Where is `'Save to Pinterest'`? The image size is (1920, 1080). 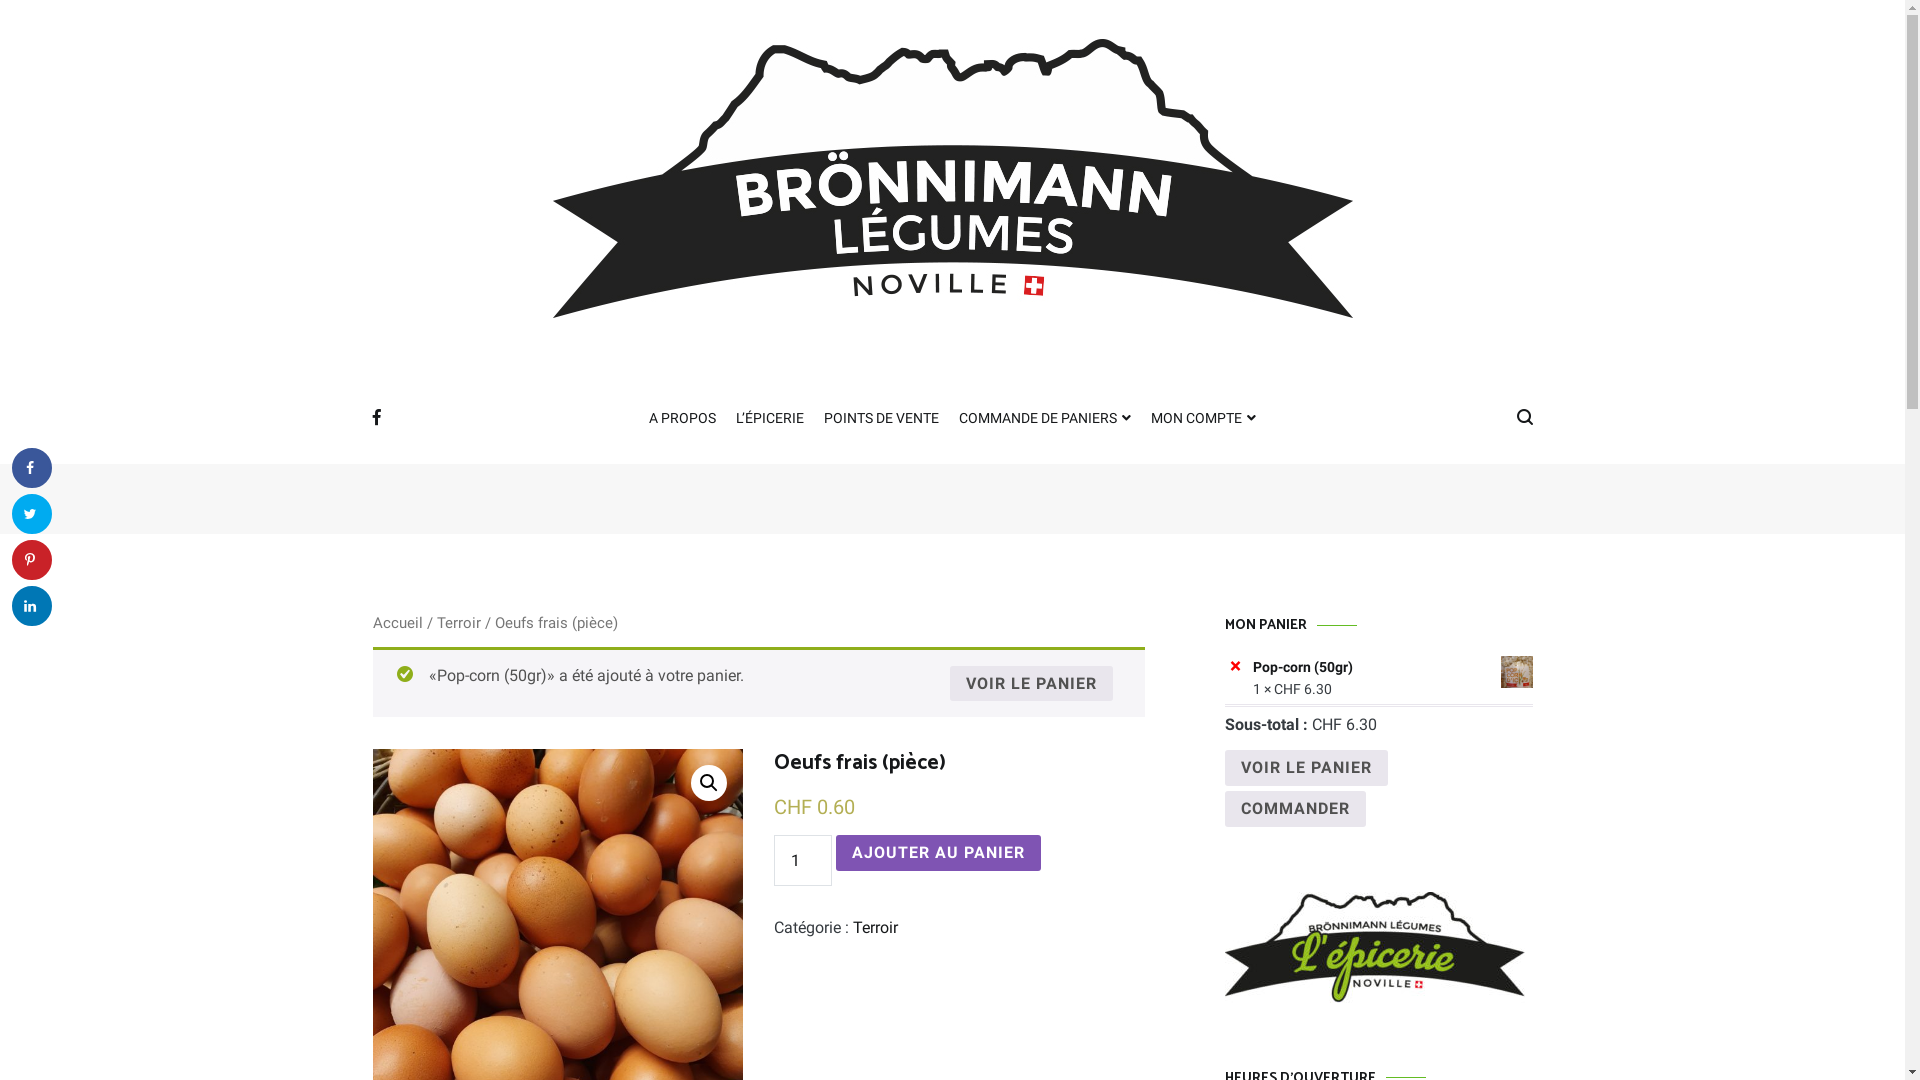
'Save to Pinterest' is located at coordinates (32, 559).